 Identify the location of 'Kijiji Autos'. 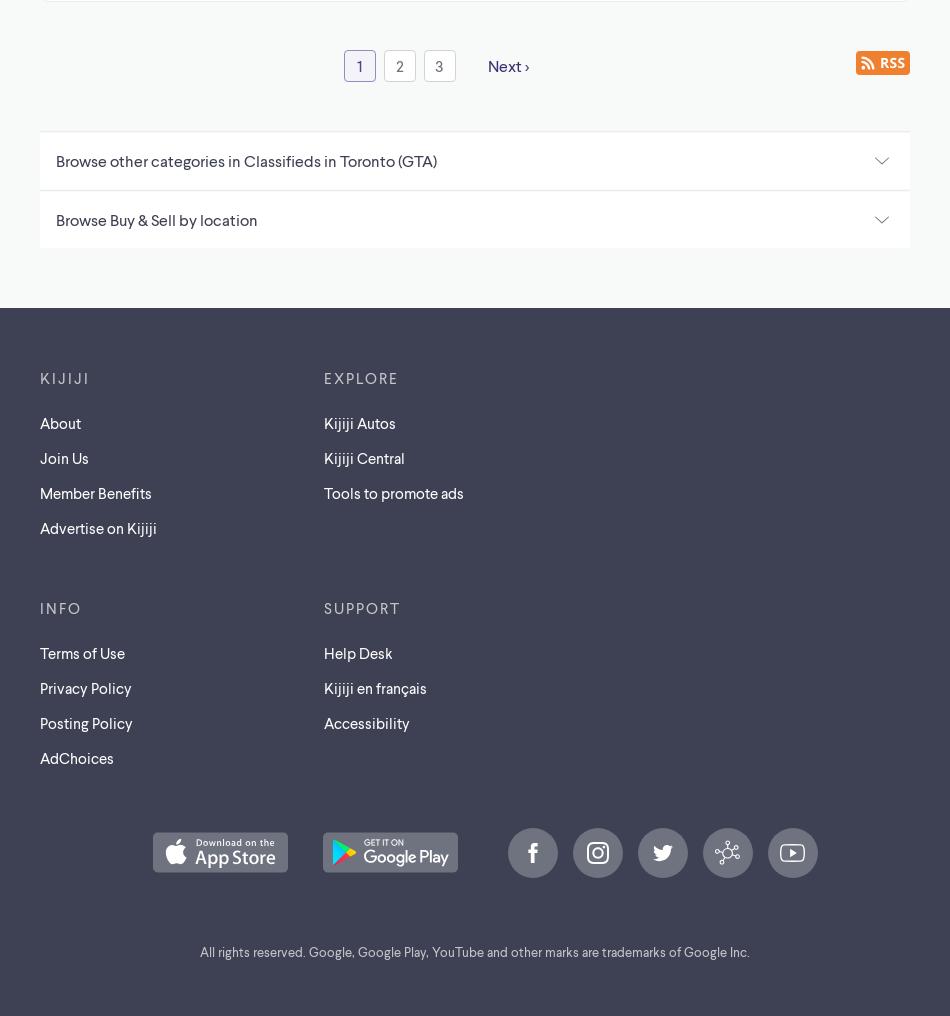
(323, 421).